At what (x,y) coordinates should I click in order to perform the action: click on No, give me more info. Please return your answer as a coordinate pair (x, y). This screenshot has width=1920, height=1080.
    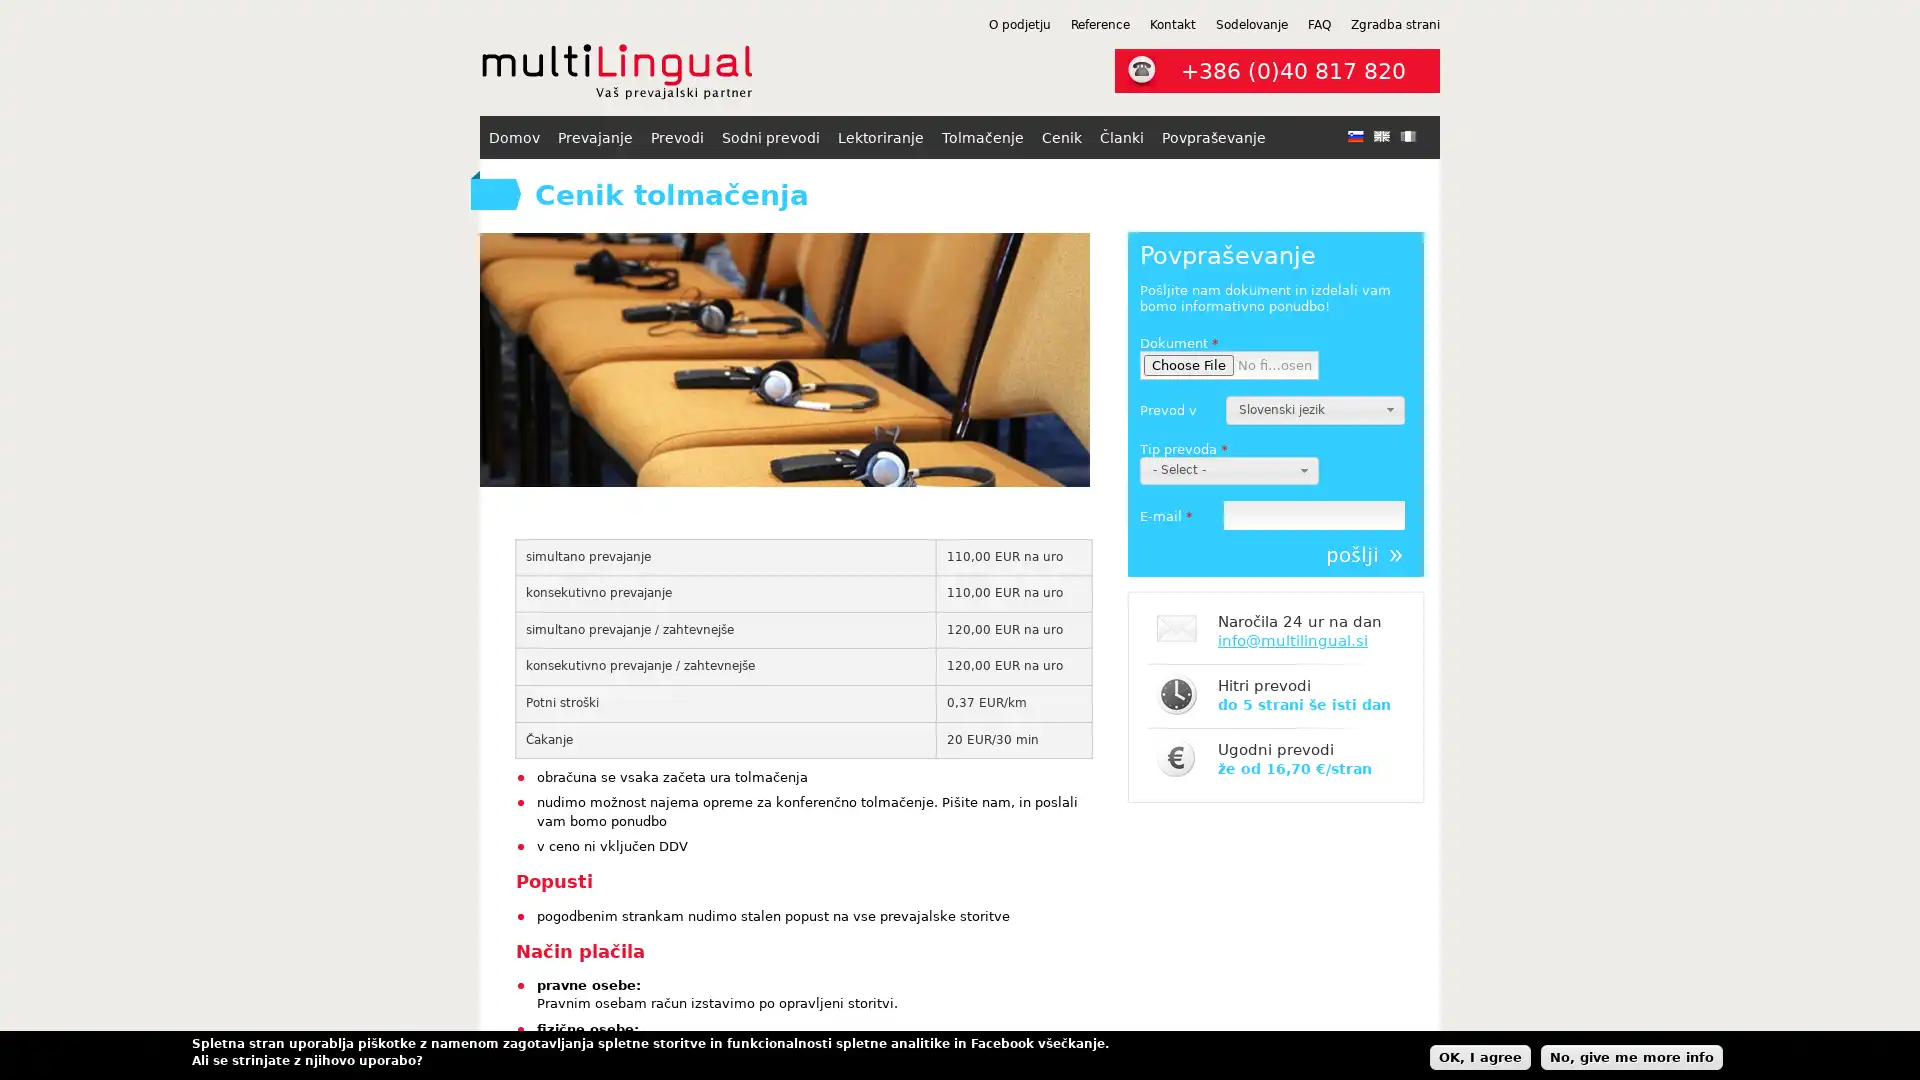
    Looking at the image, I should click on (1632, 1055).